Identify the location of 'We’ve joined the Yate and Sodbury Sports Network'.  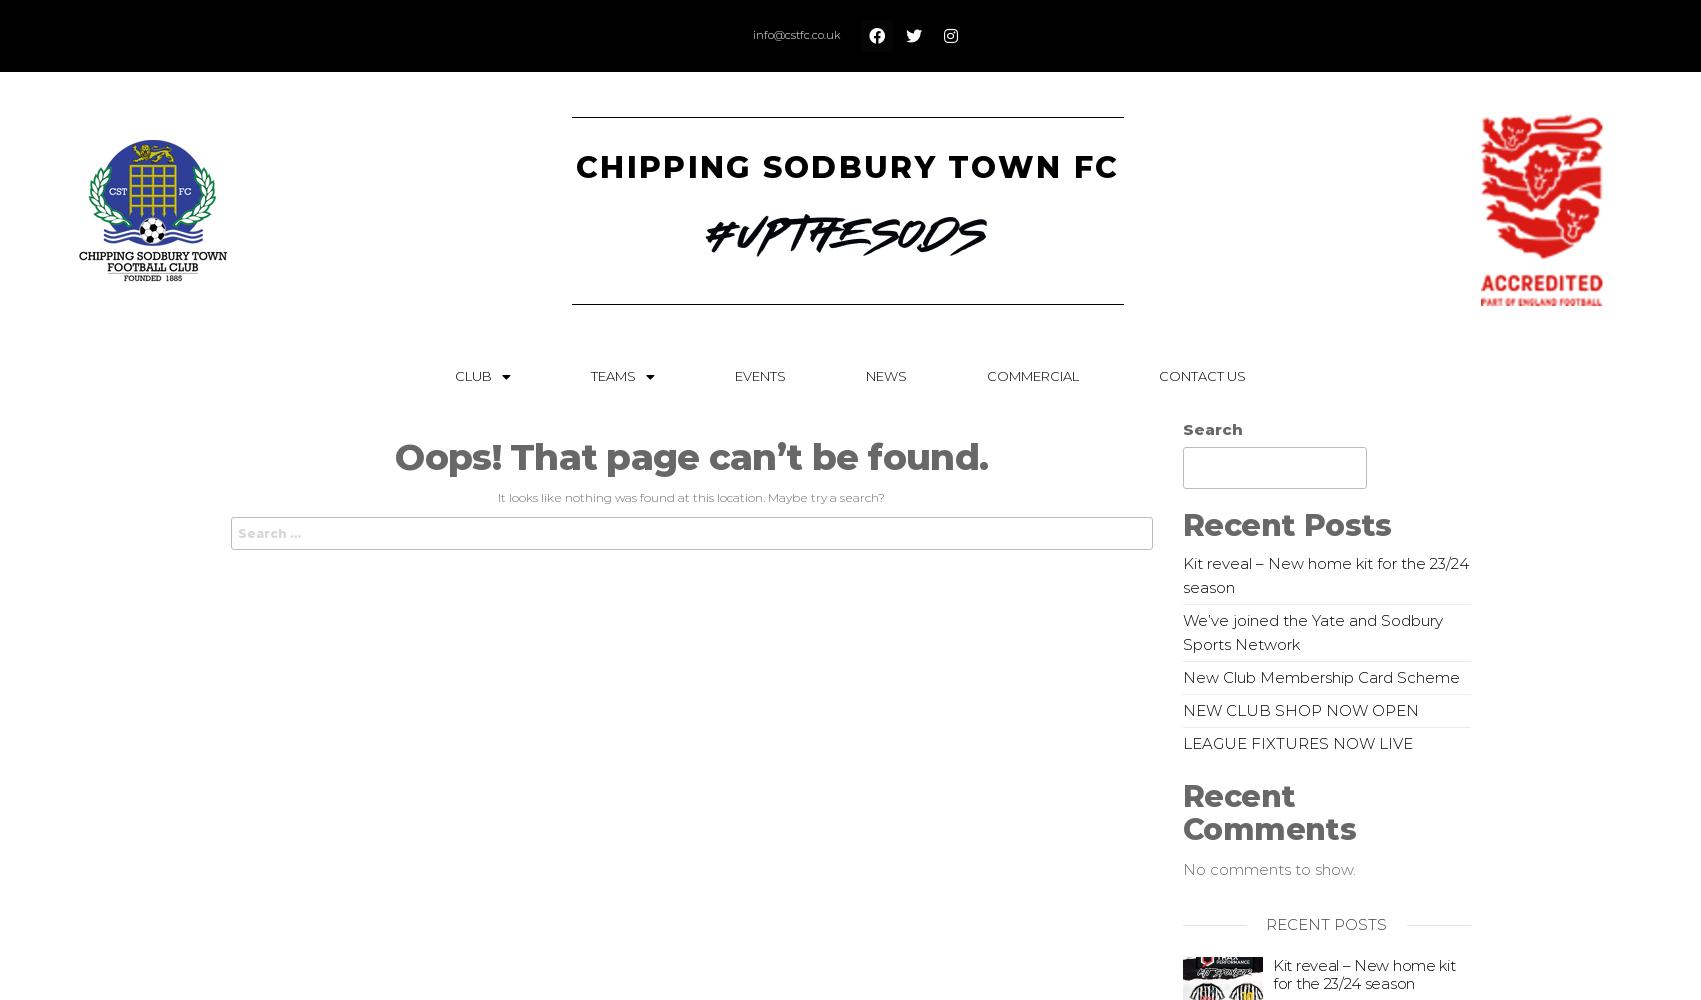
(1313, 632).